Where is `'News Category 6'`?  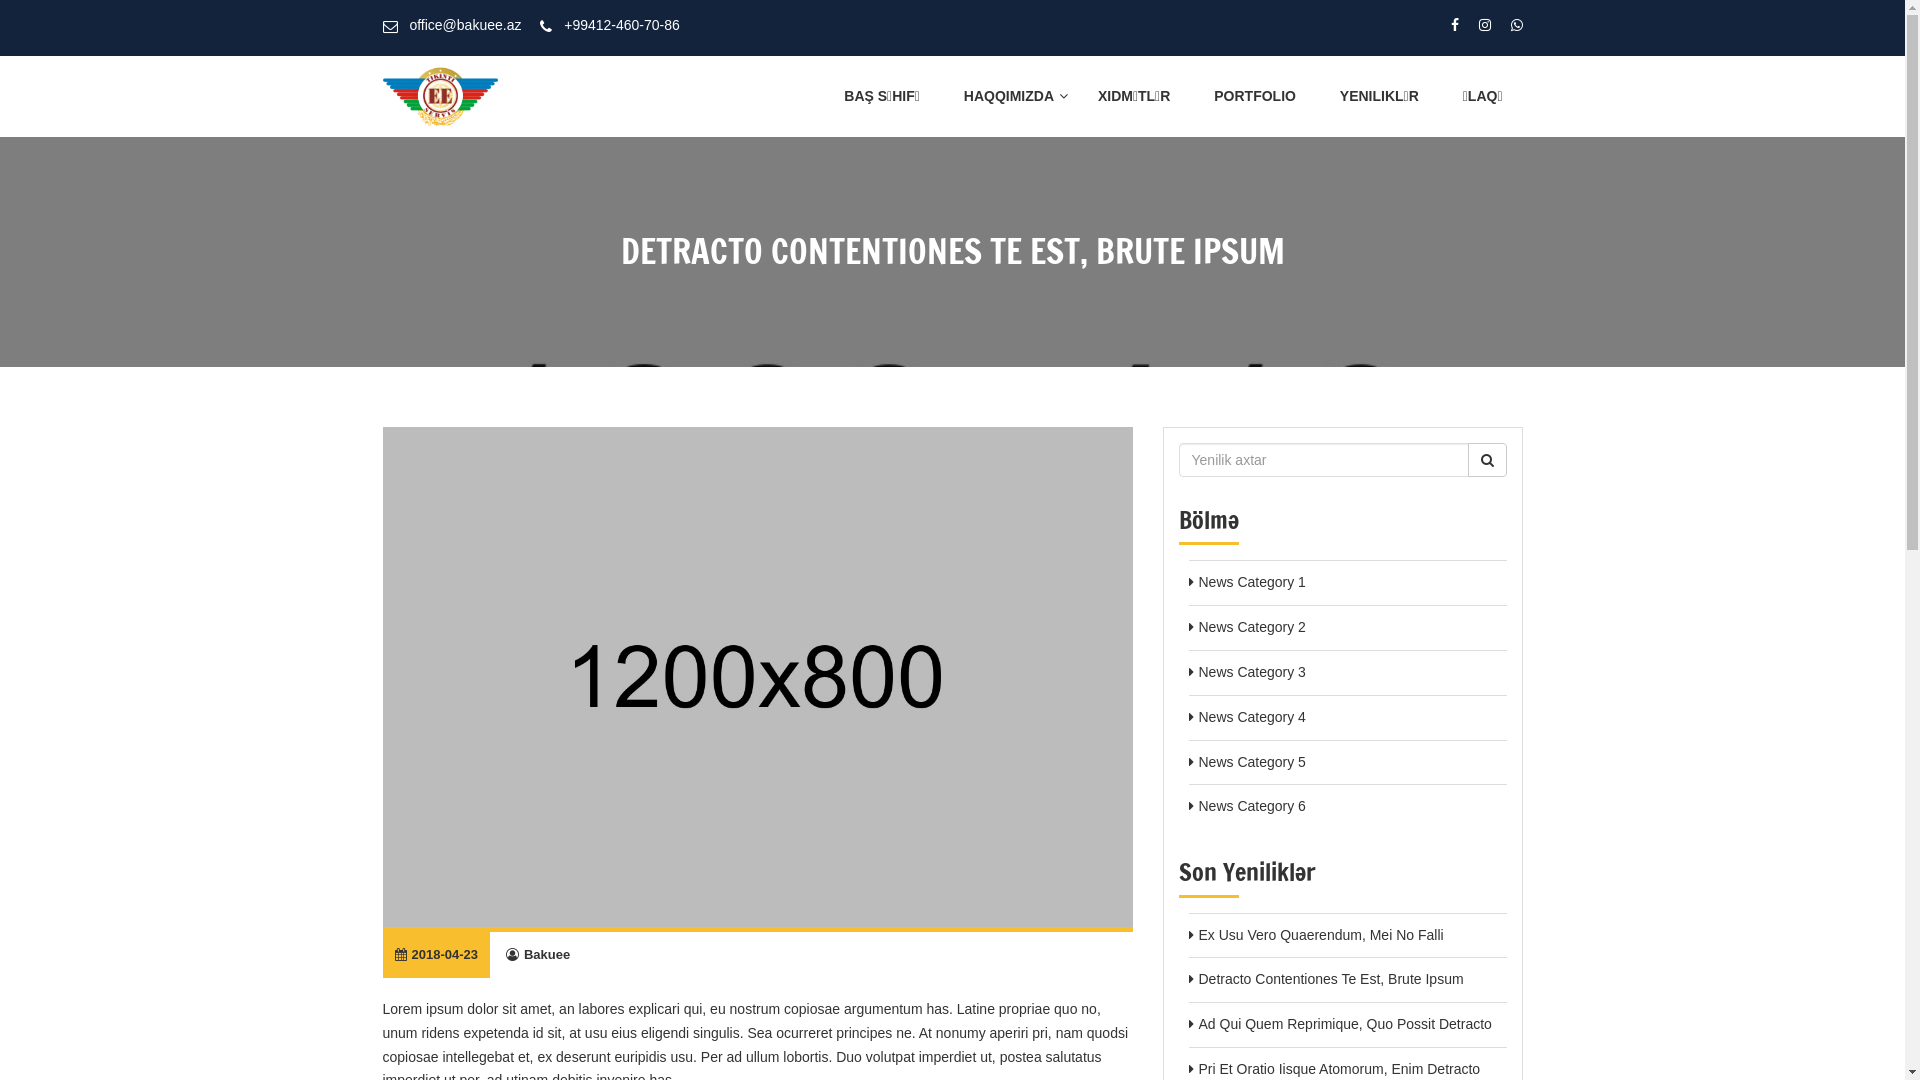
'News Category 6' is located at coordinates (1250, 805).